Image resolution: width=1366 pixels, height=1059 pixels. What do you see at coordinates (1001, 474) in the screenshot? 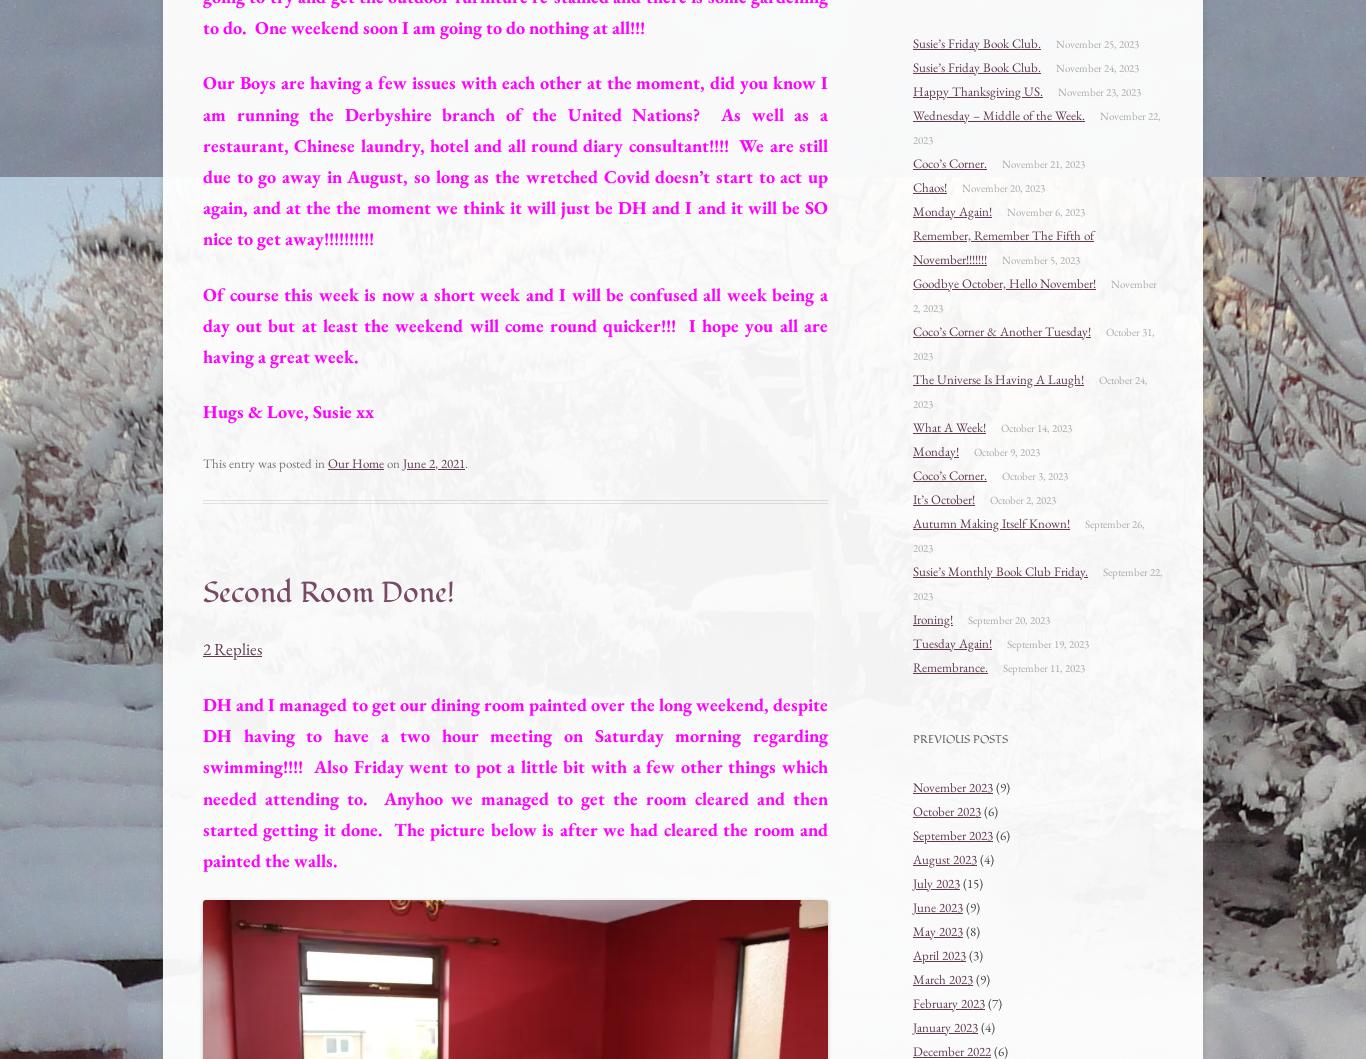
I see `'October 3, 2023'` at bounding box center [1001, 474].